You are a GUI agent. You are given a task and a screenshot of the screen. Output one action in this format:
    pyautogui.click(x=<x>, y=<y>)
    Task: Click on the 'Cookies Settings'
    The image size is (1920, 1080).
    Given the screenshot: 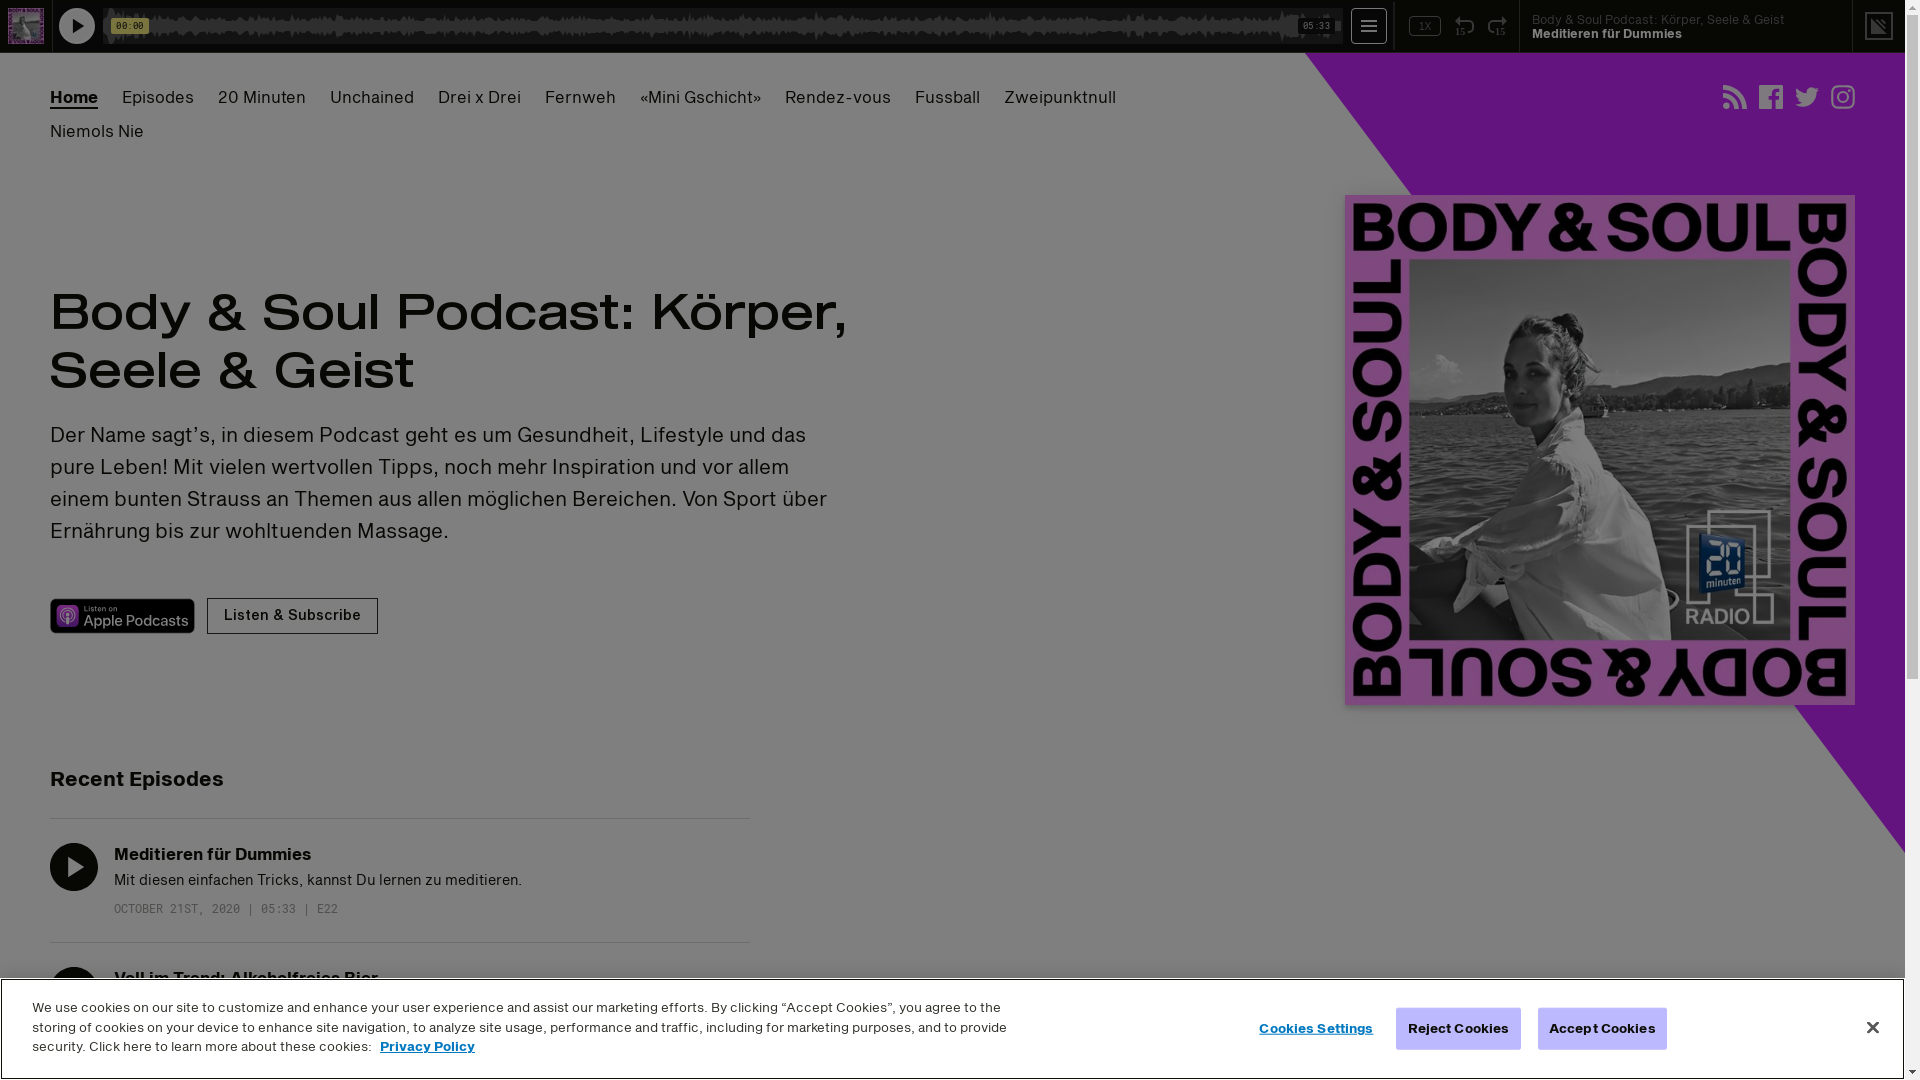 What is the action you would take?
    pyautogui.click(x=1252, y=1029)
    